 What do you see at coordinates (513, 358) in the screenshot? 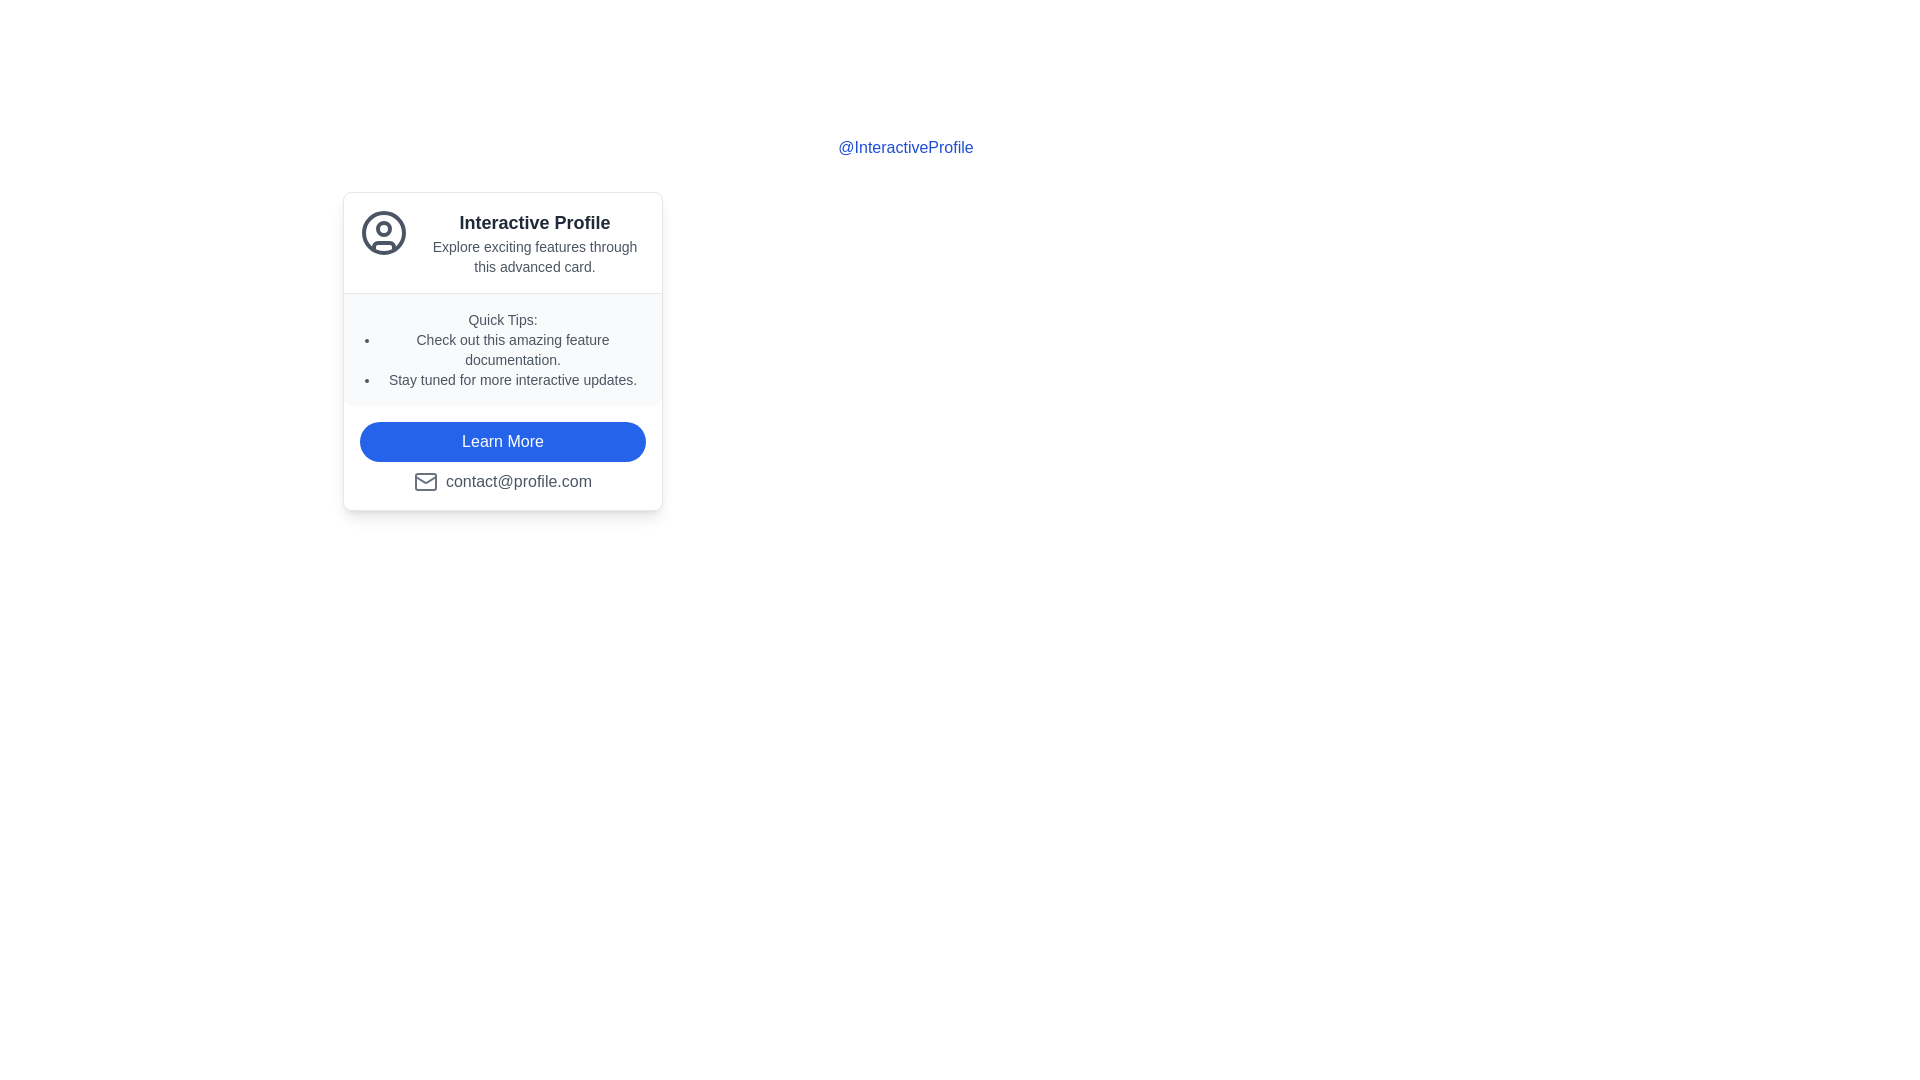
I see `the bulleted list containing the text 'Check out this amazing feature documentation.' and 'Stay tuned for more interactive updates.' located beneath the 'Quick Tips:' label` at bounding box center [513, 358].